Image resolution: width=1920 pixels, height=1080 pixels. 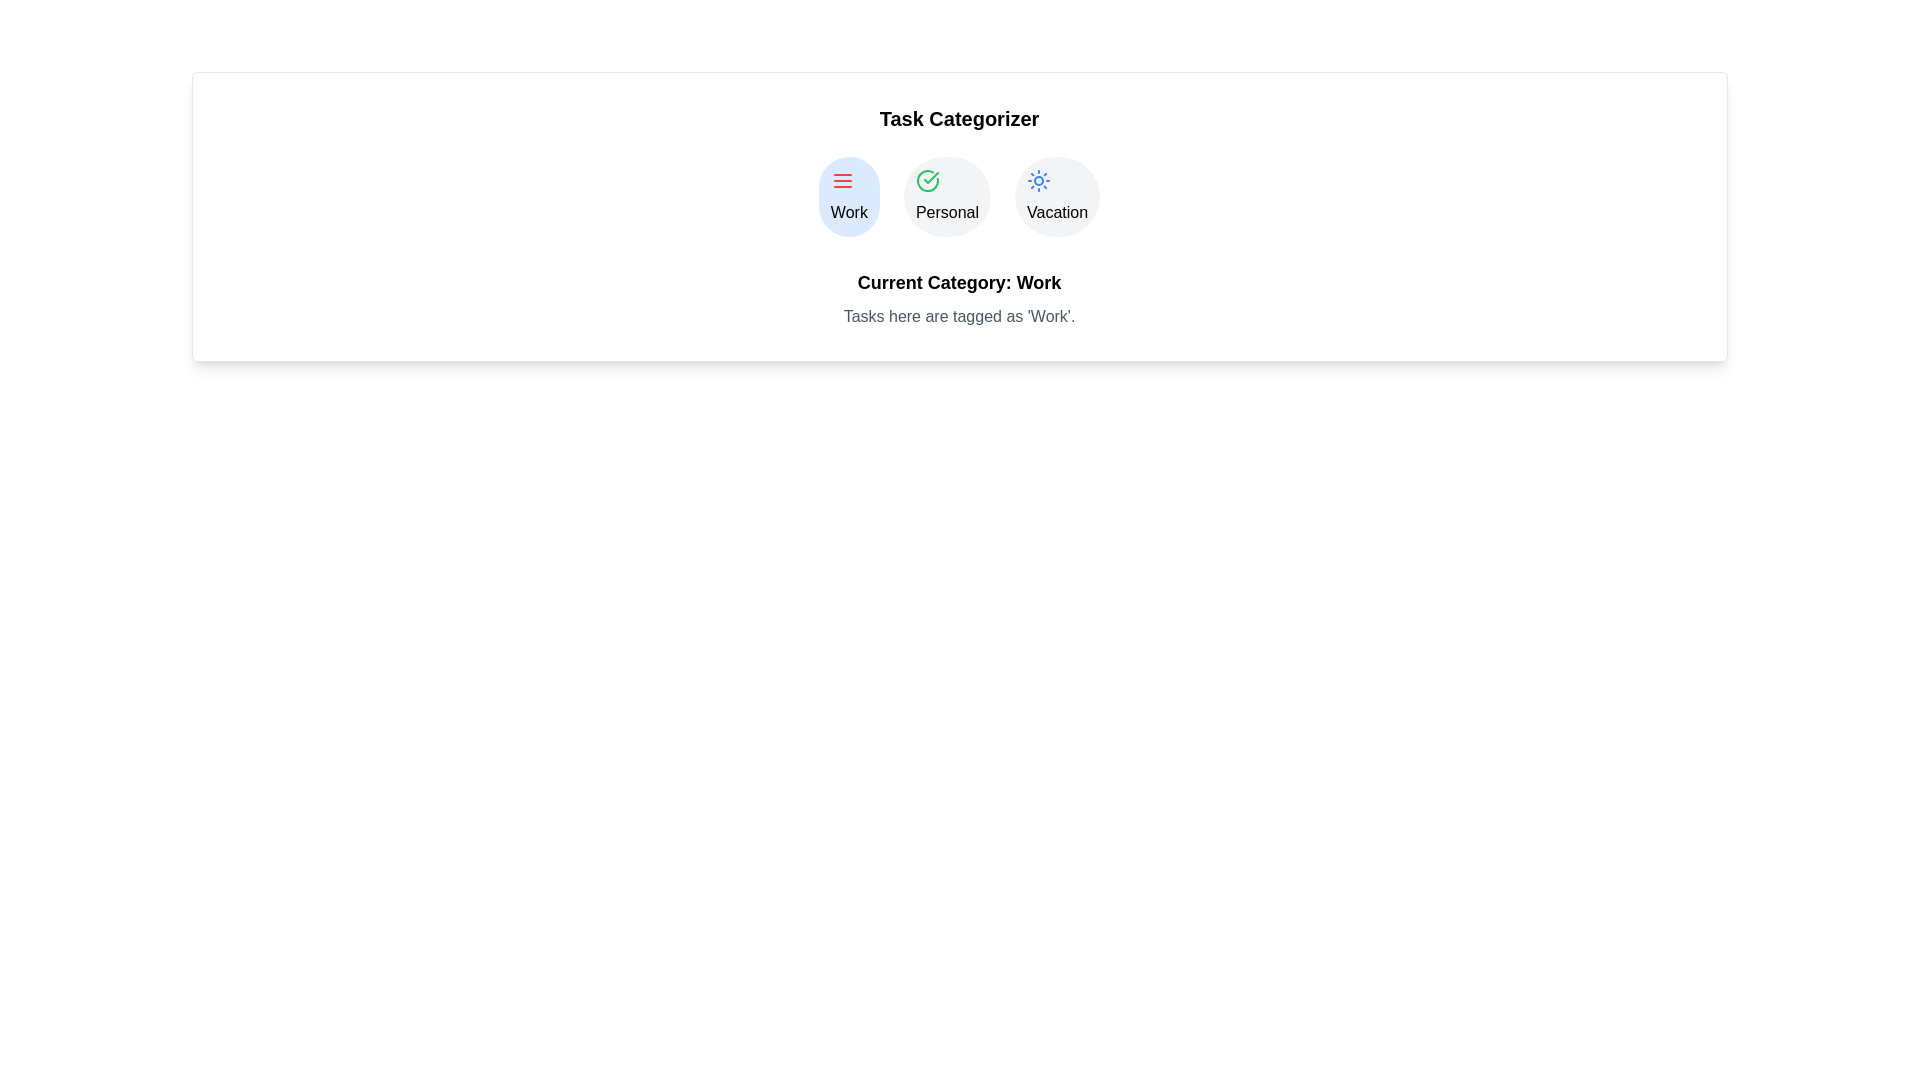 What do you see at coordinates (946, 196) in the screenshot?
I see `the 'Personal' category button in the 'Task Categorizer' section to observe potential hover effects` at bounding box center [946, 196].